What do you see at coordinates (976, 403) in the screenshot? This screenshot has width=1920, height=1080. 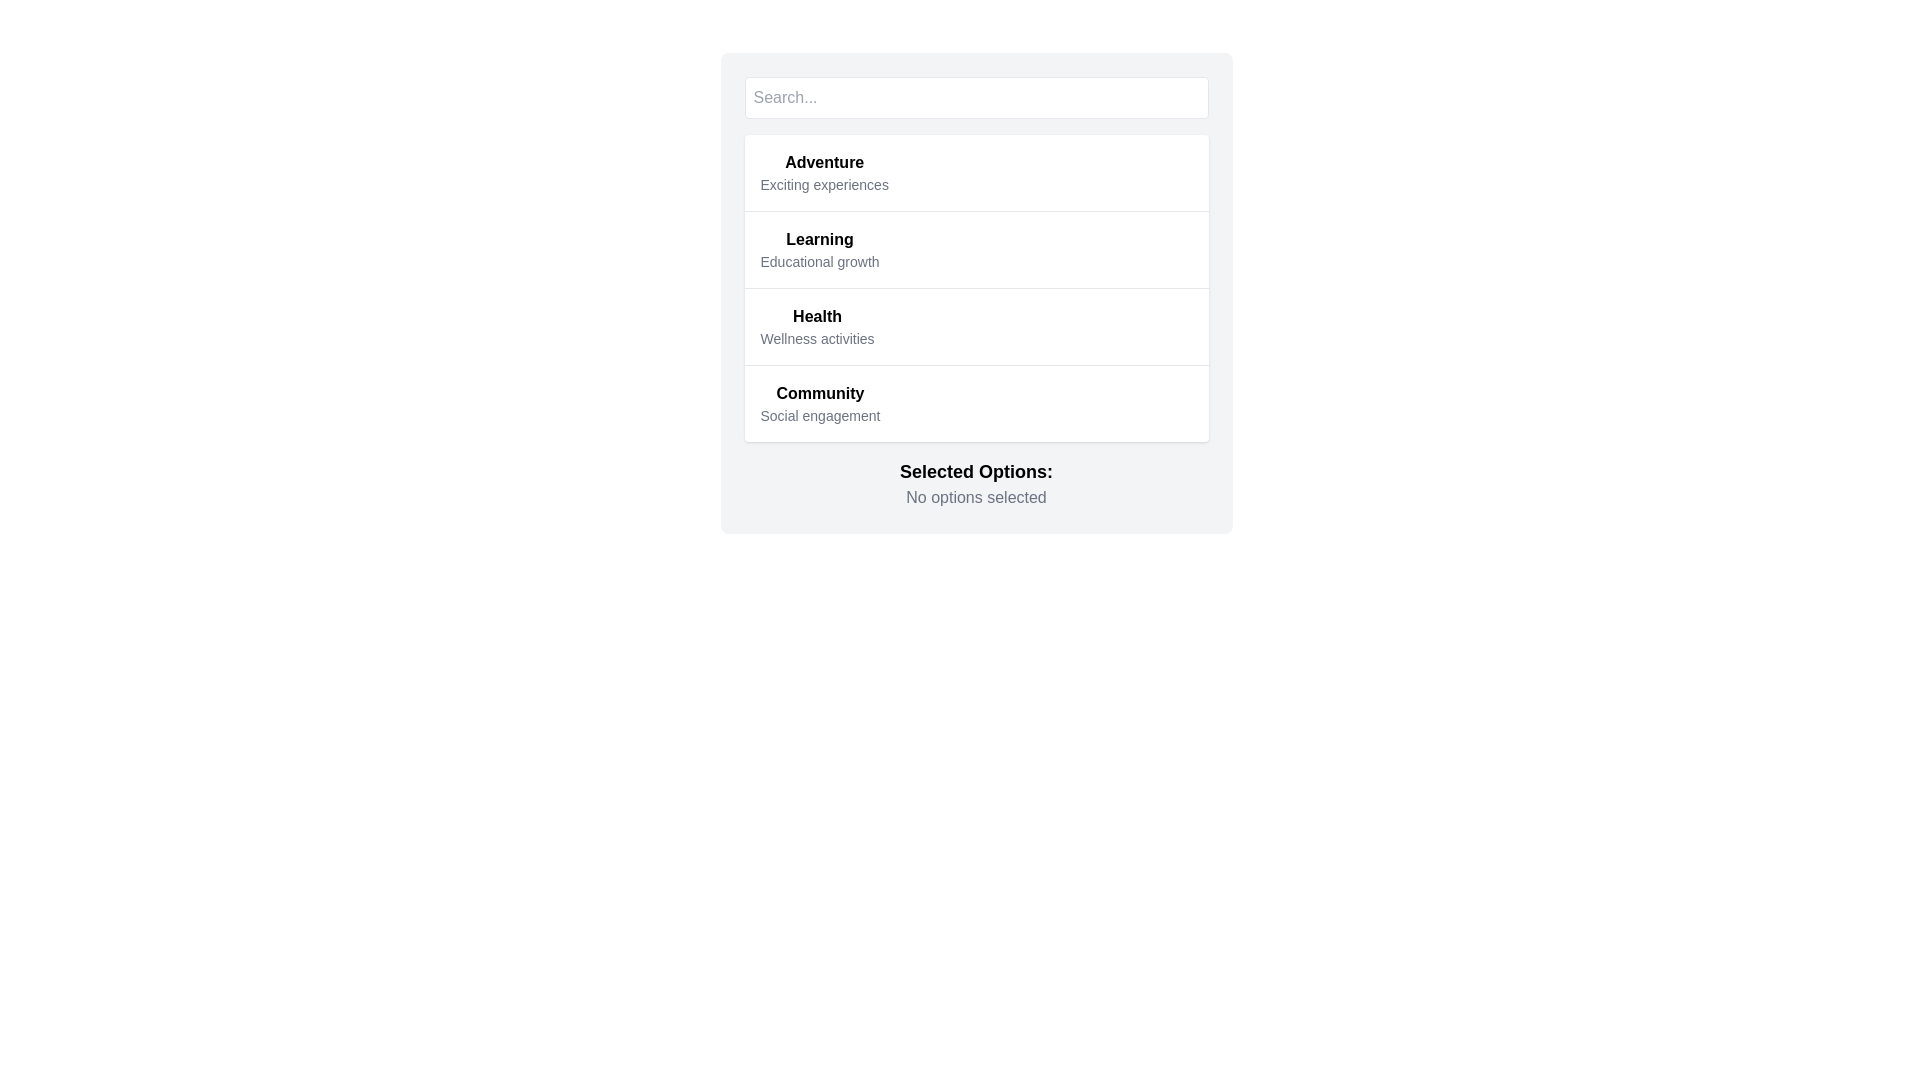 I see `the selectable list item labeled 'Community' with a grayed out second line 'Social engagement'` at bounding box center [976, 403].